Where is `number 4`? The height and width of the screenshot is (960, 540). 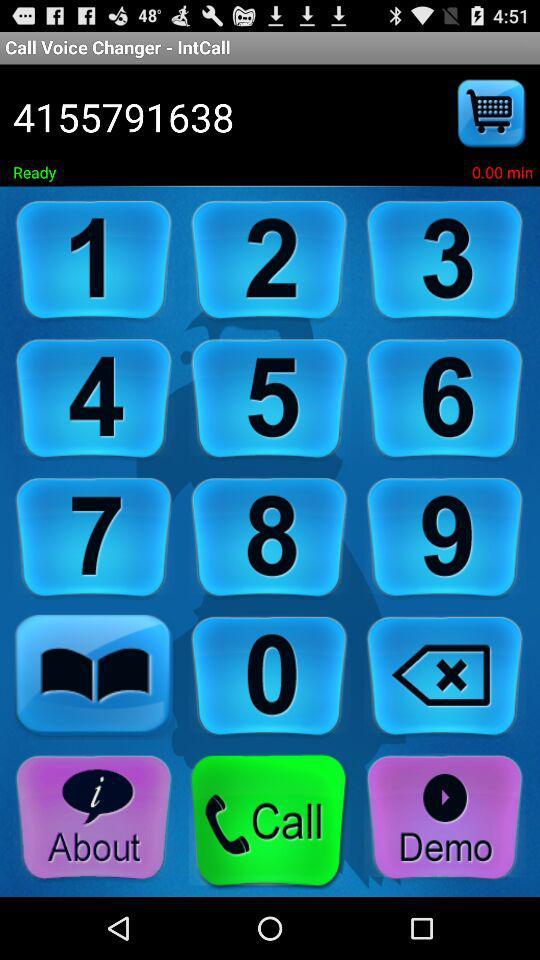
number 4 is located at coordinates (93, 398).